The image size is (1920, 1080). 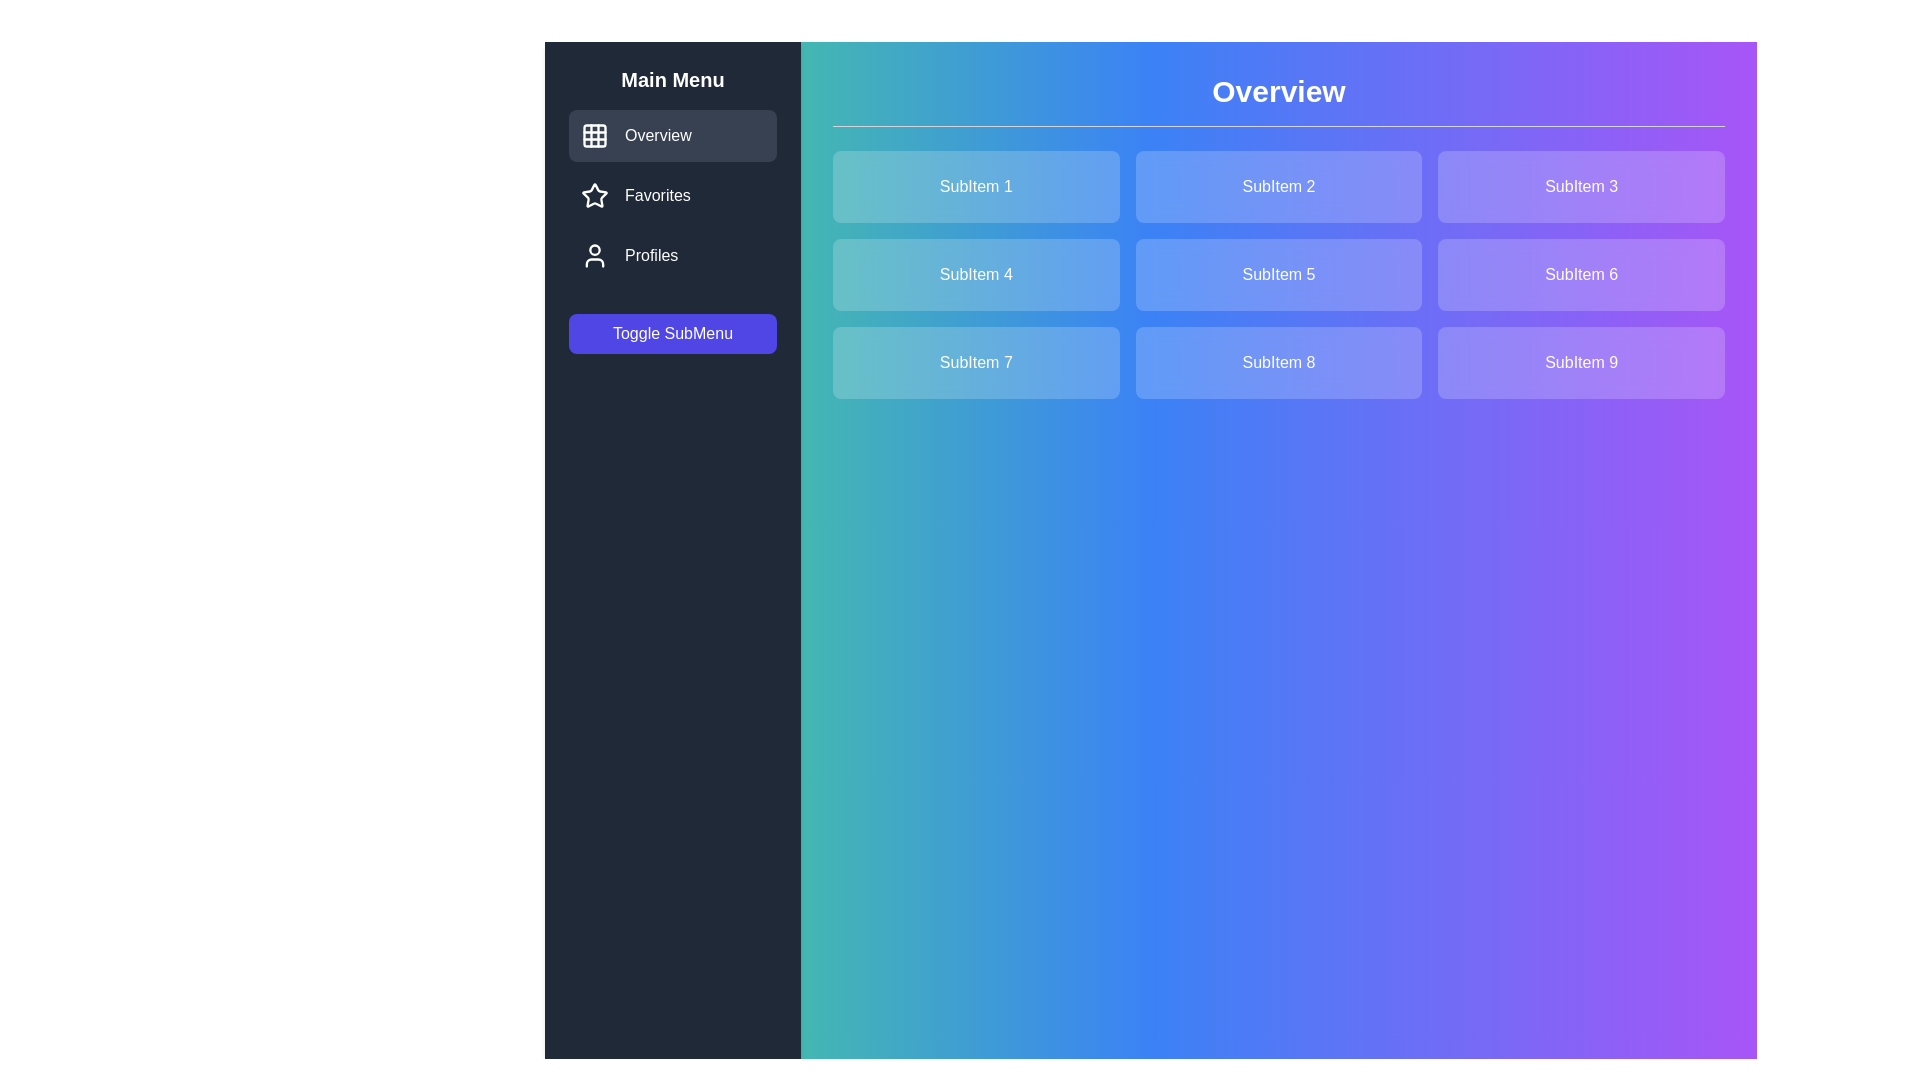 I want to click on the menu item Favorites to navigate to its corresponding view, so click(x=672, y=196).